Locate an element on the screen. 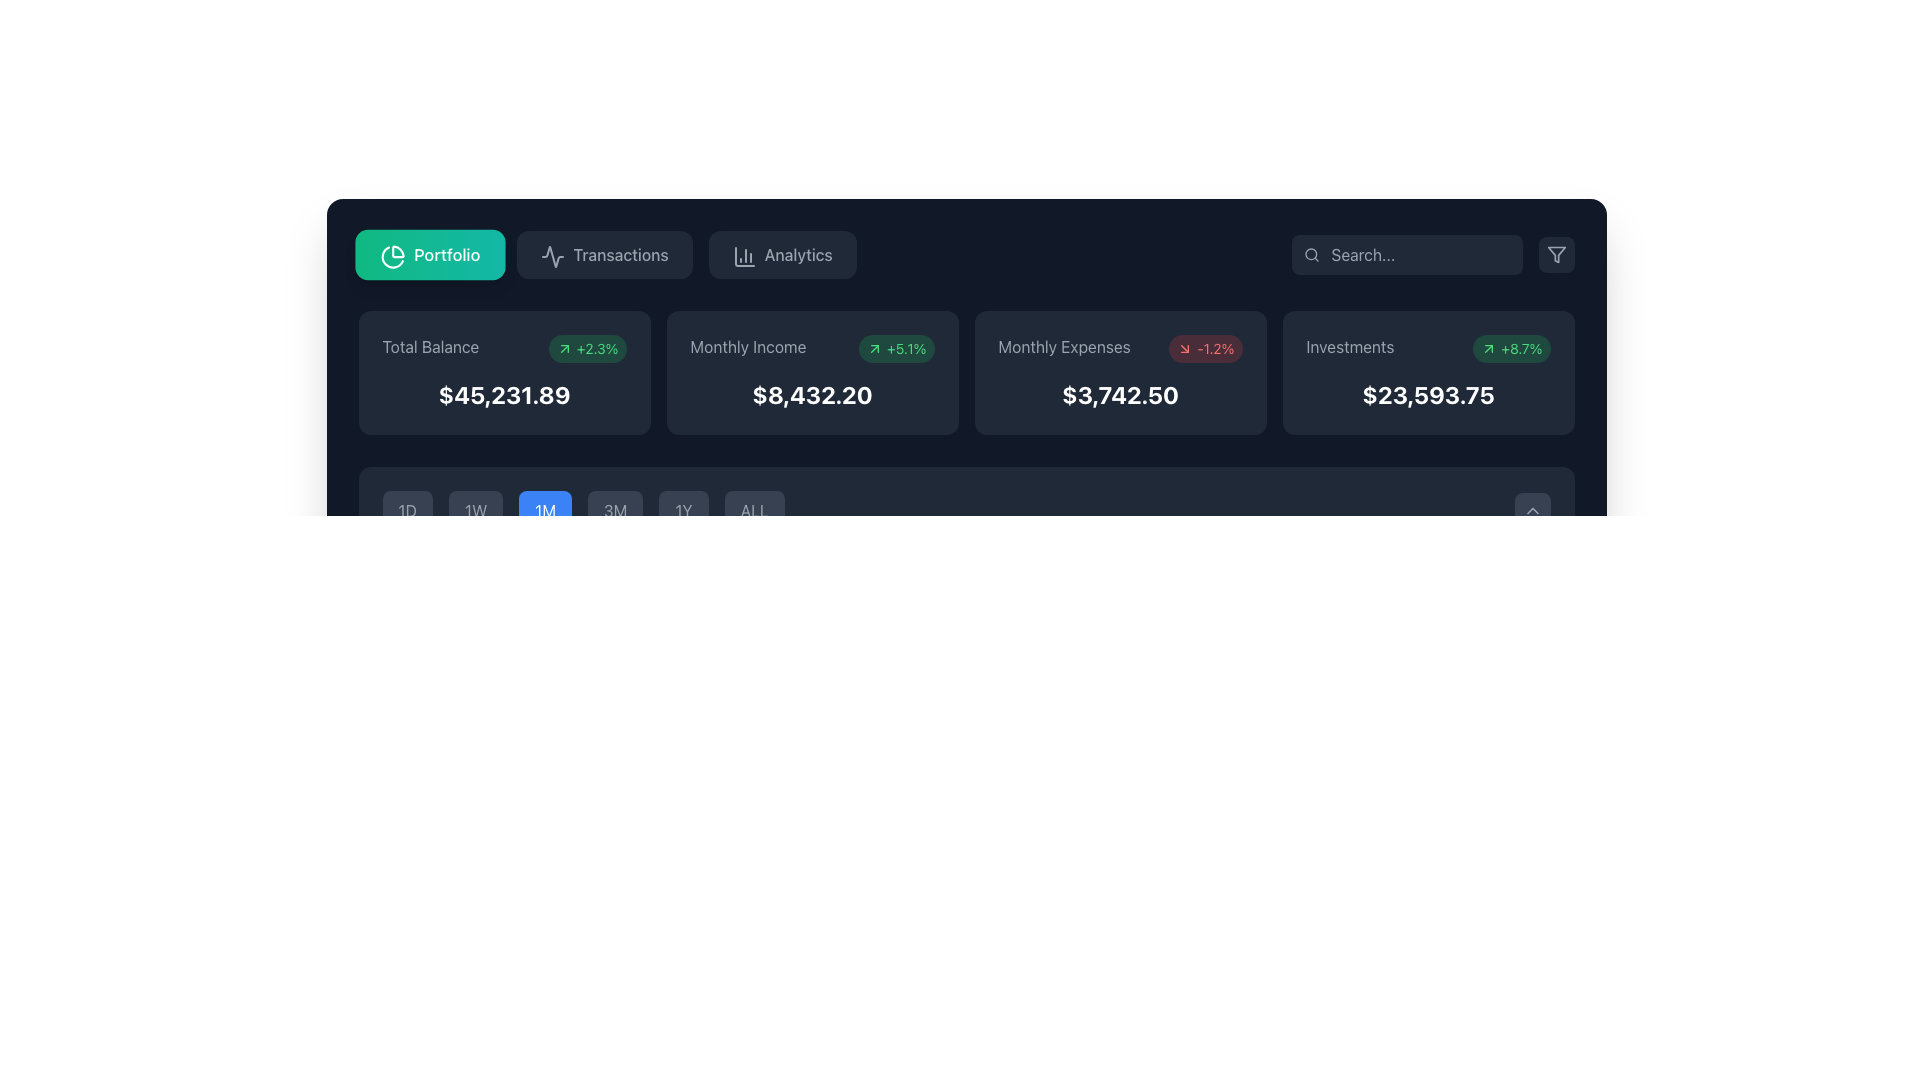 The width and height of the screenshot is (1920, 1080). the static text label displaying 'Monthly Expenses' in gray font, which serves as a descriptor for associated data and is positioned above the value $3,742.50 is located at coordinates (1063, 346).